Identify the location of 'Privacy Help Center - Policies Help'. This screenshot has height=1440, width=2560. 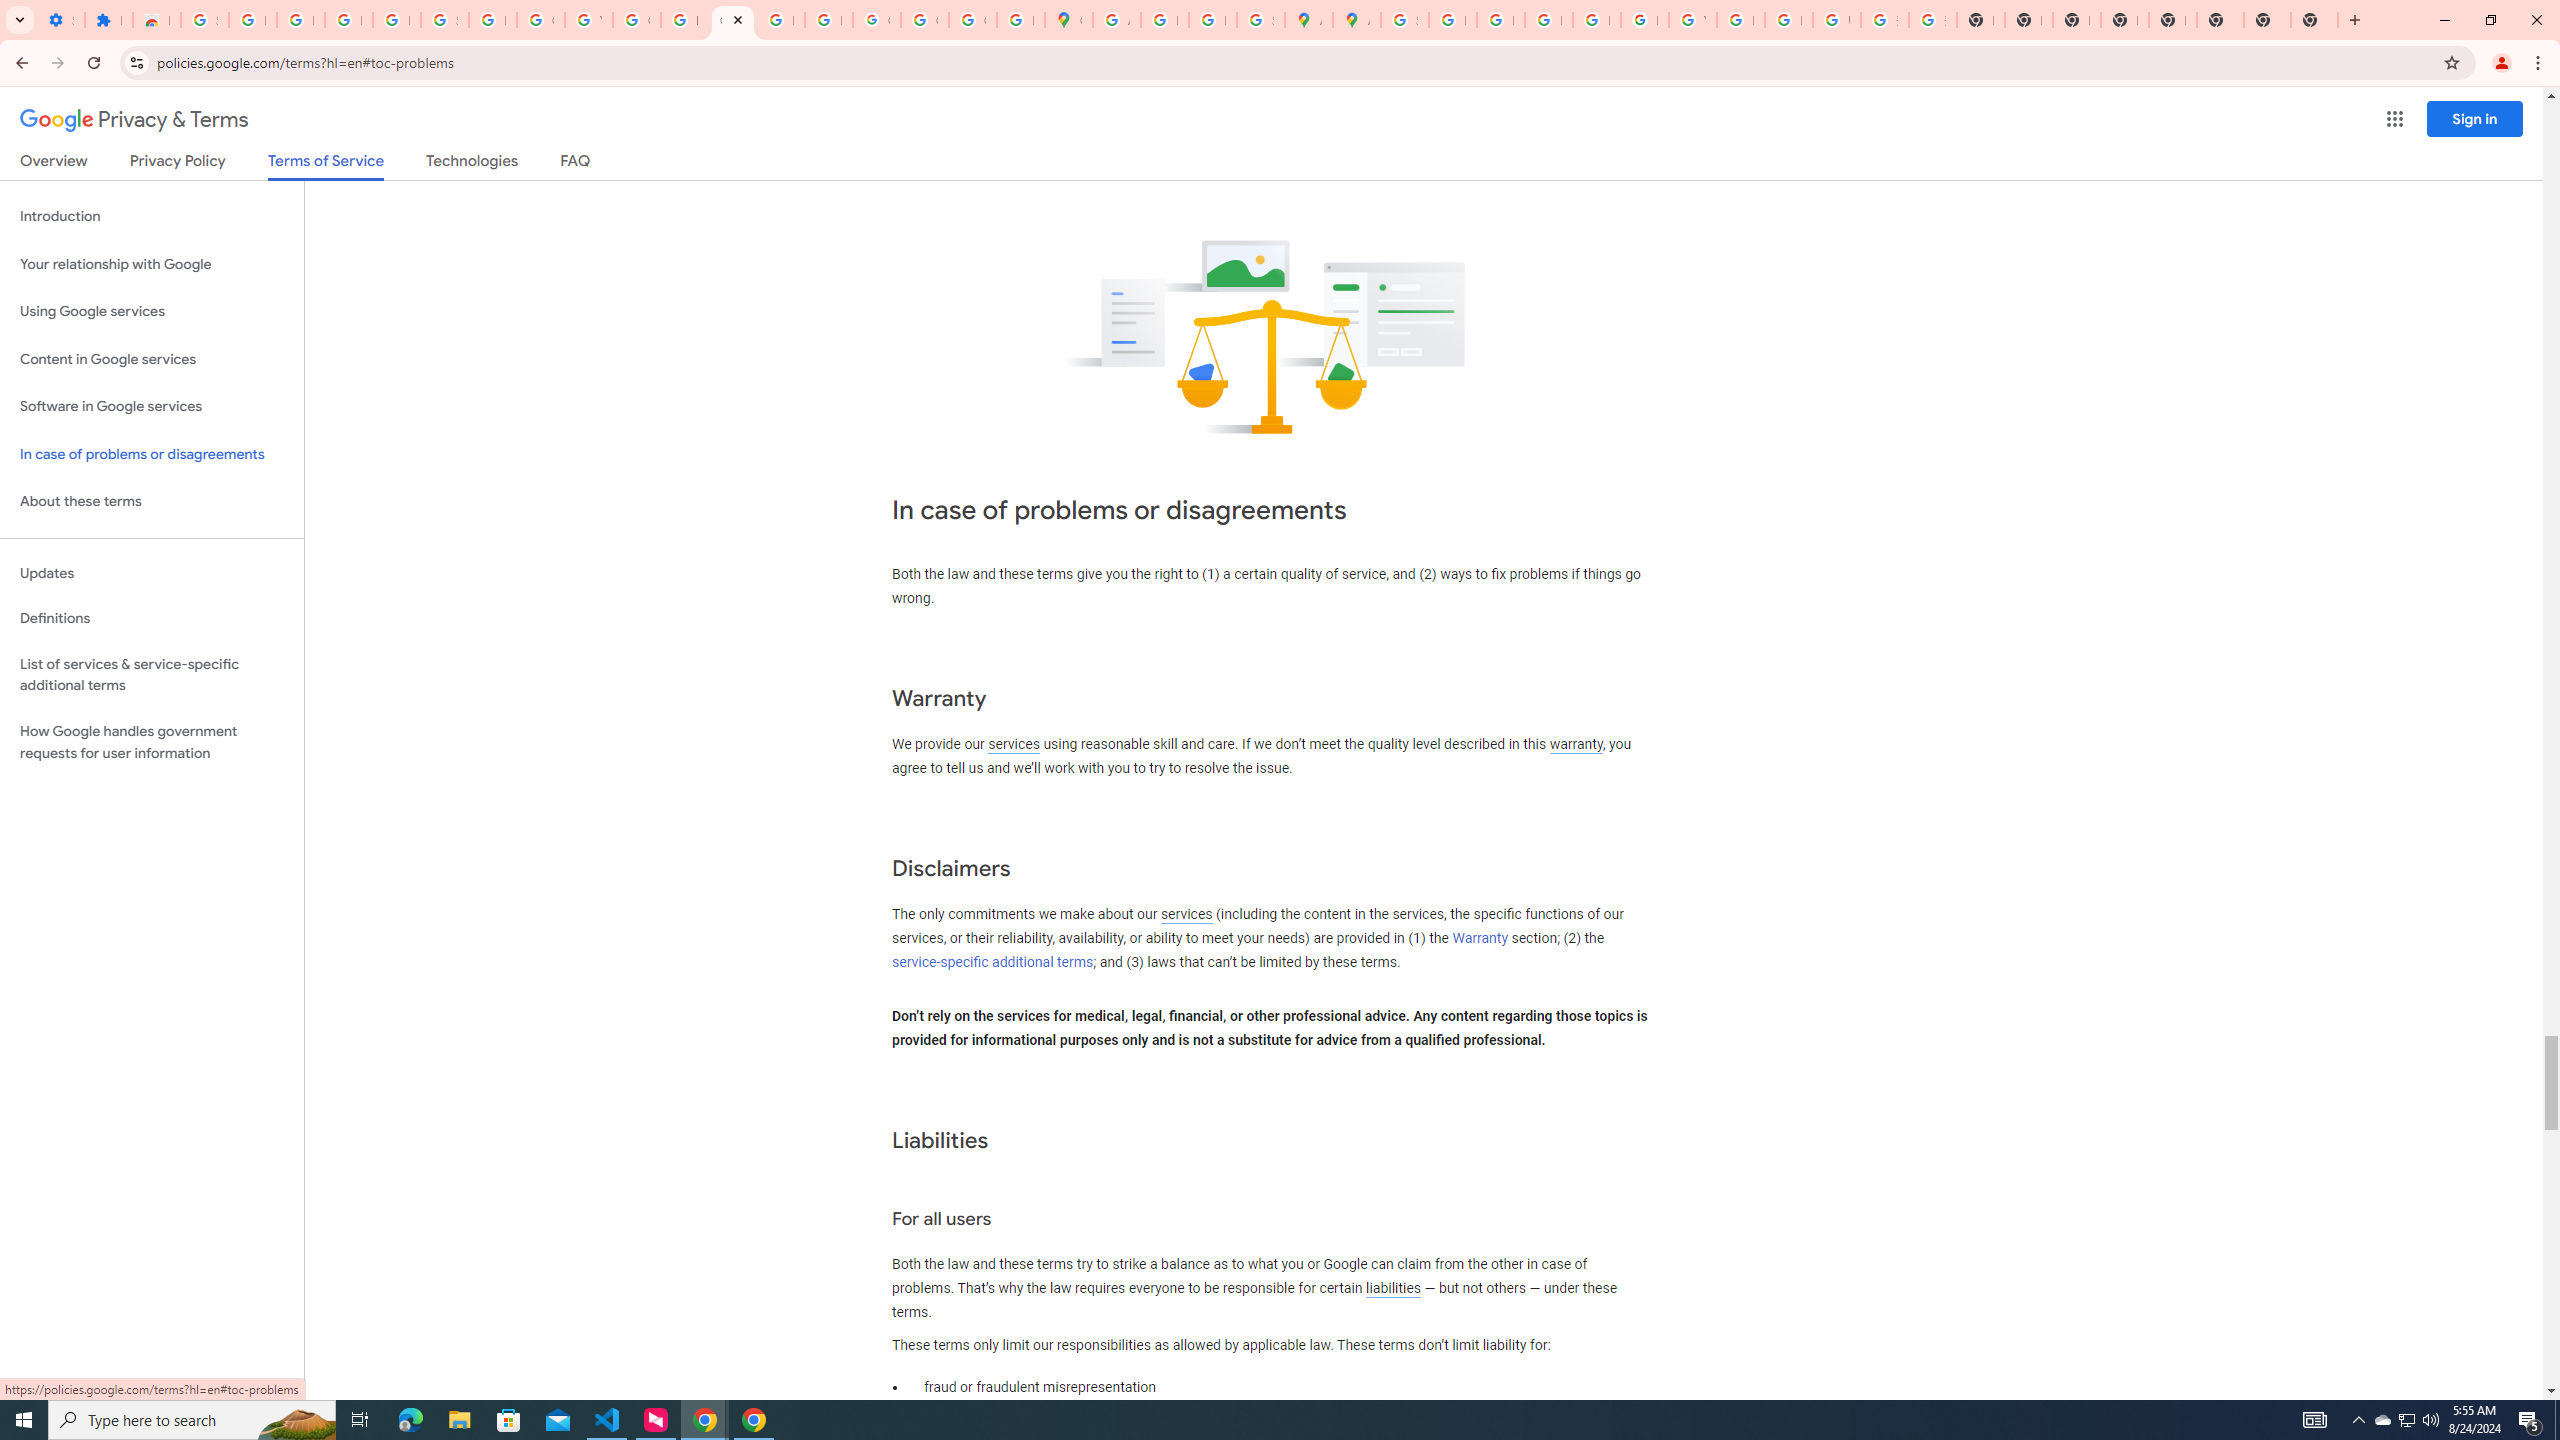
(1500, 19).